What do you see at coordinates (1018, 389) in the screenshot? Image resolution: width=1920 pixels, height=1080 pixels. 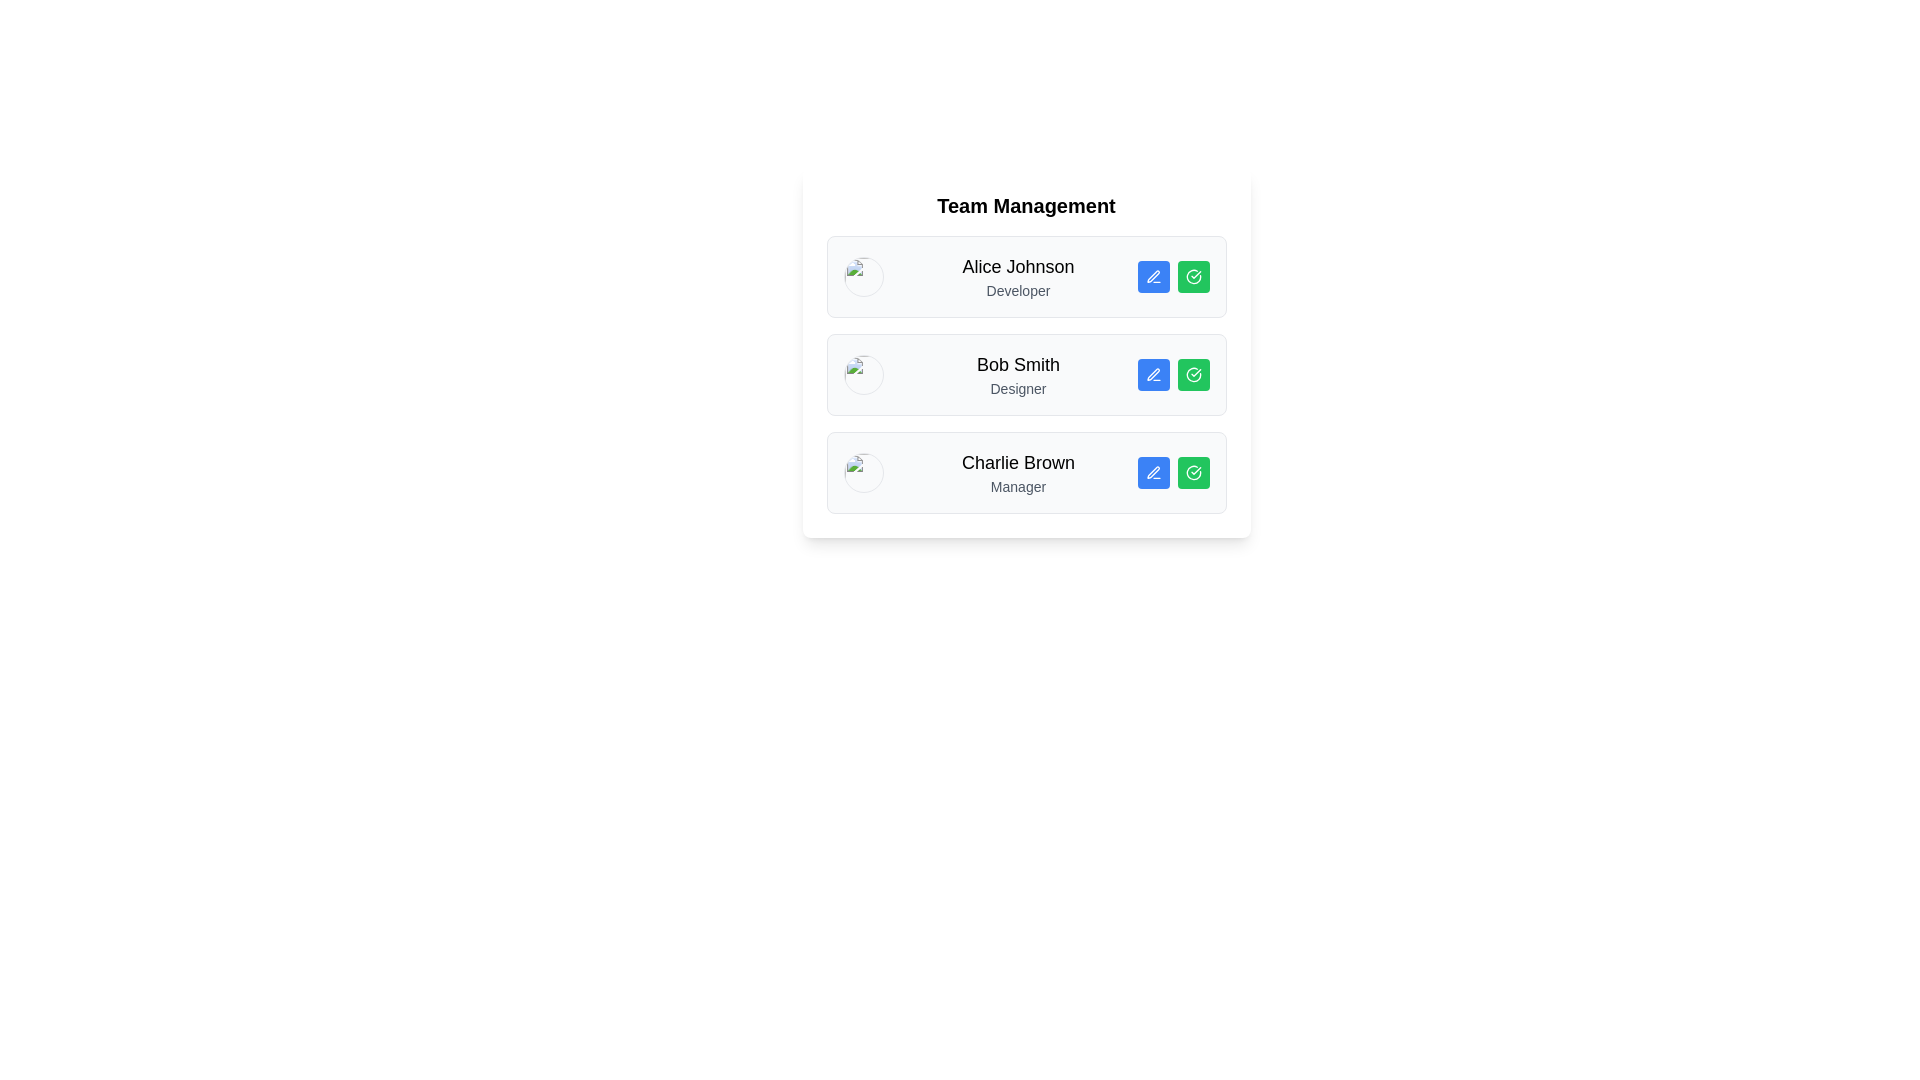 I see `the text label containing the word 'designer' in lowercase letters, which is styled in gray and located beneath the larger text label 'Bob Smith'` at bounding box center [1018, 389].